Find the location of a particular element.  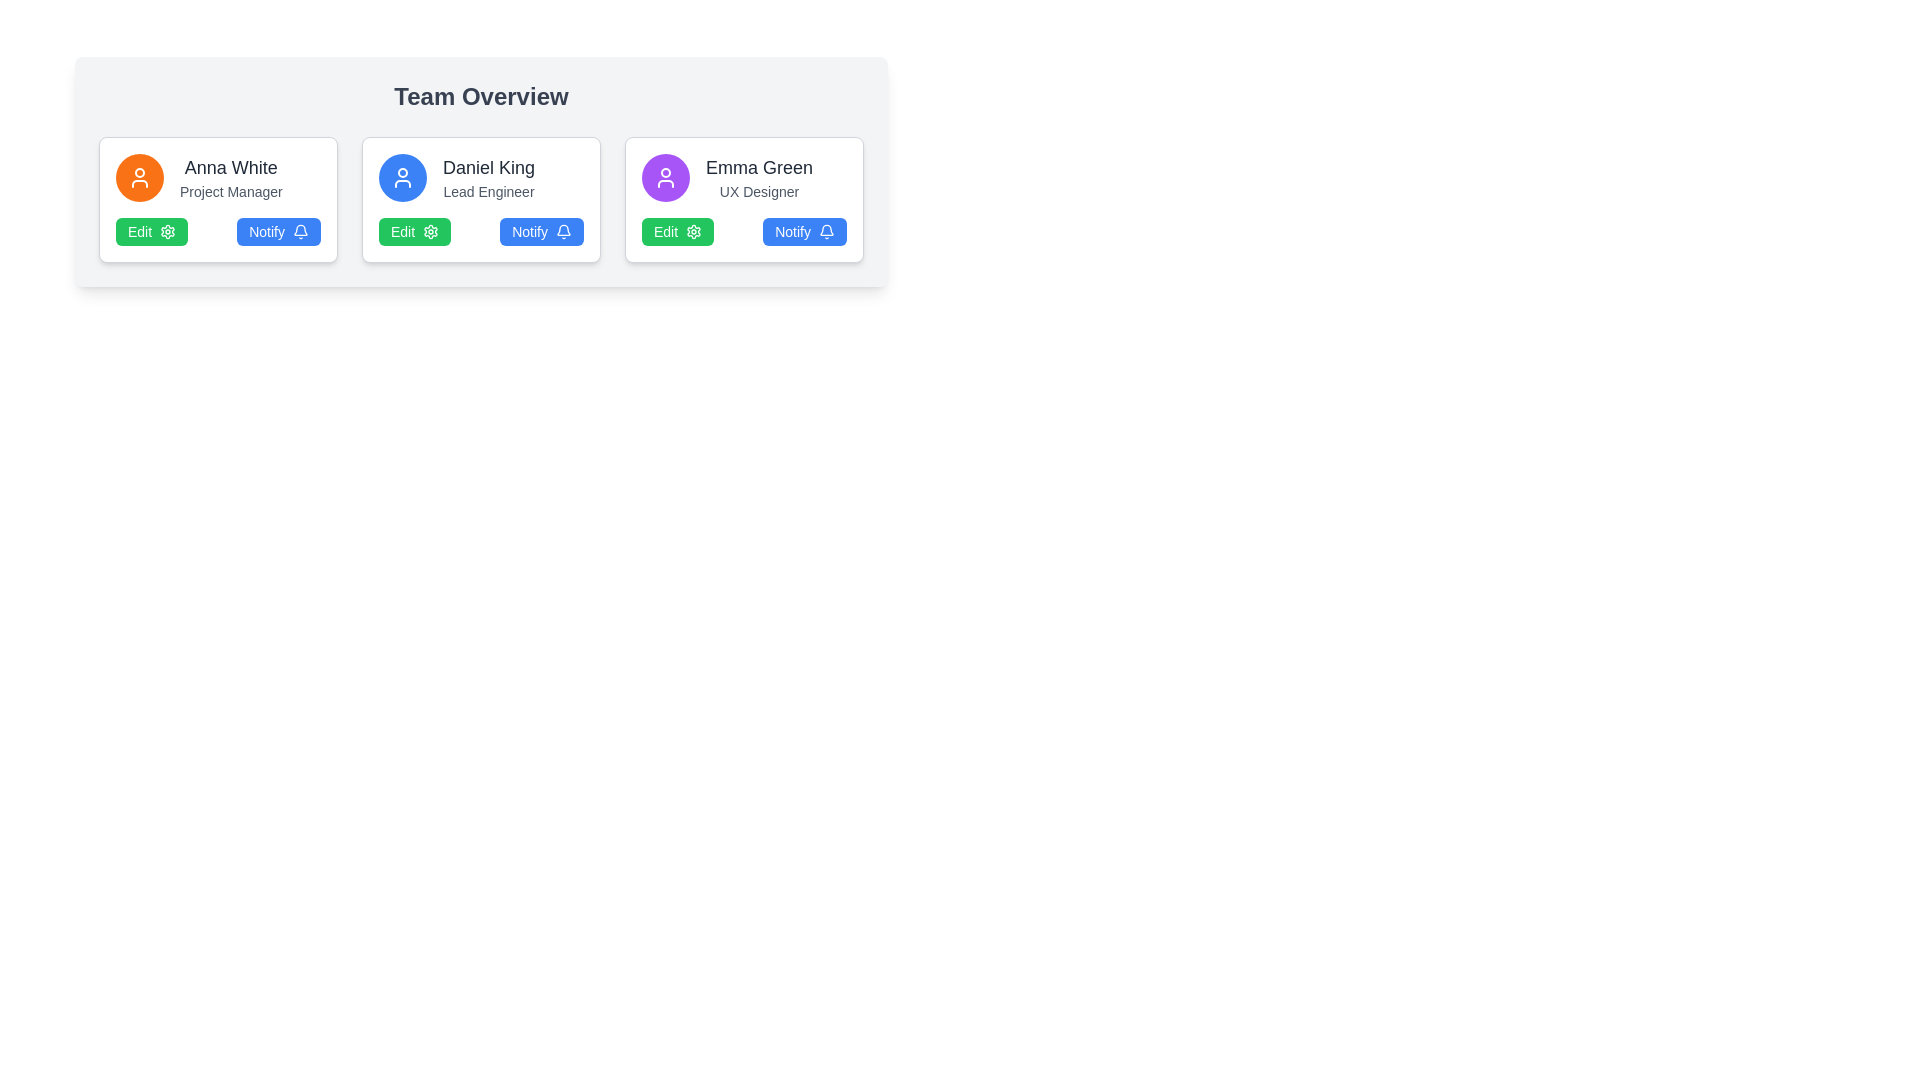

the editing button located beneath the 'Daniel King' card in the center column is located at coordinates (414, 230).